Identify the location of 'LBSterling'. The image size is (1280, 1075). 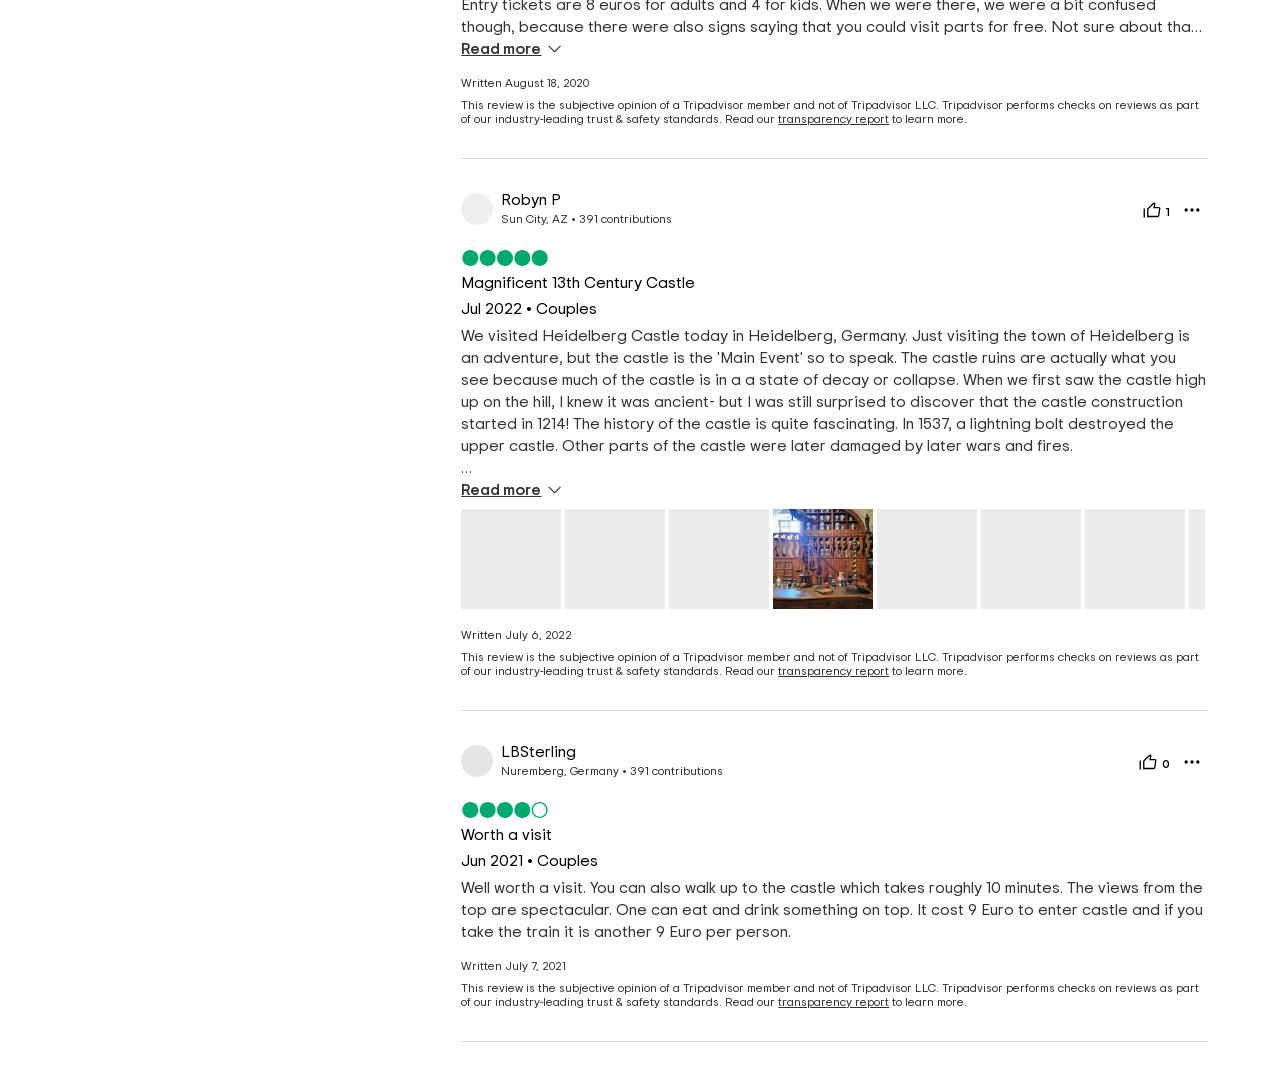
(538, 751).